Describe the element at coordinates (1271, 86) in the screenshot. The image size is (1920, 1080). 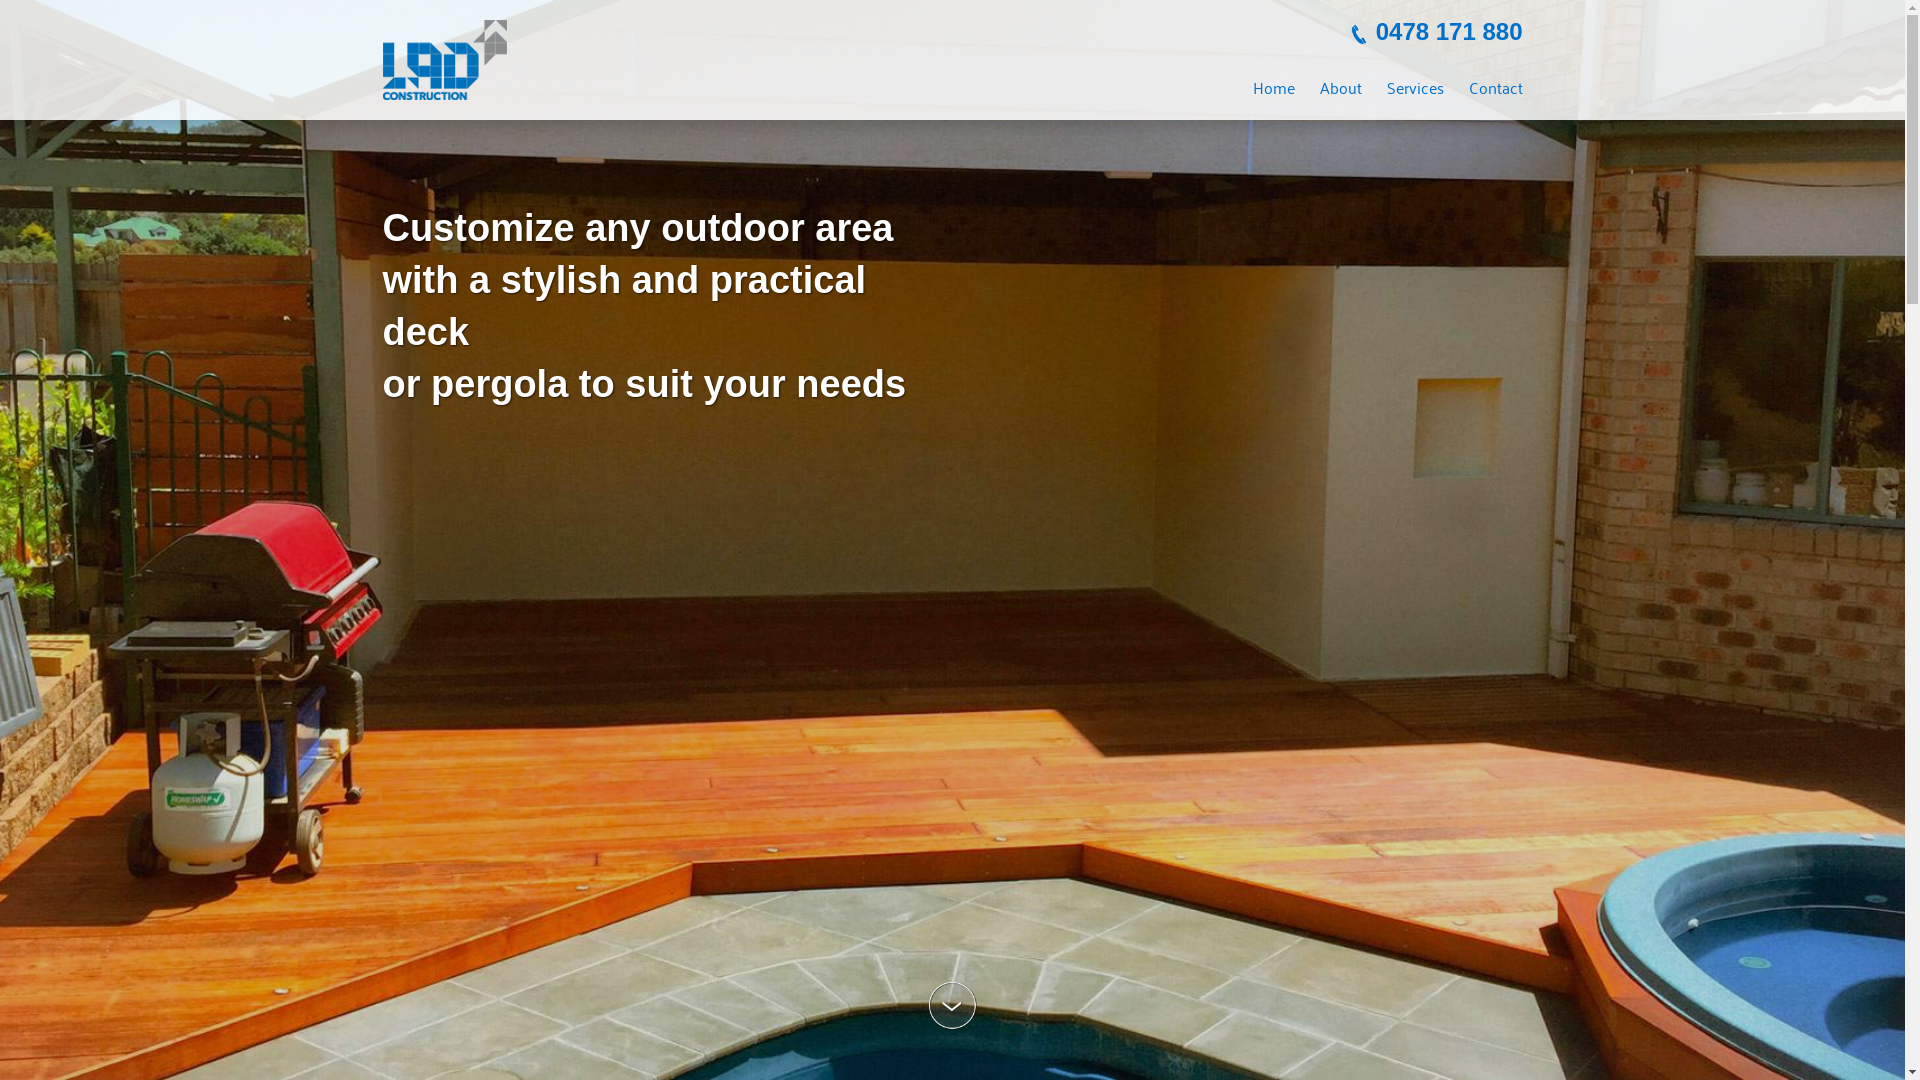
I see `'Home'` at that location.